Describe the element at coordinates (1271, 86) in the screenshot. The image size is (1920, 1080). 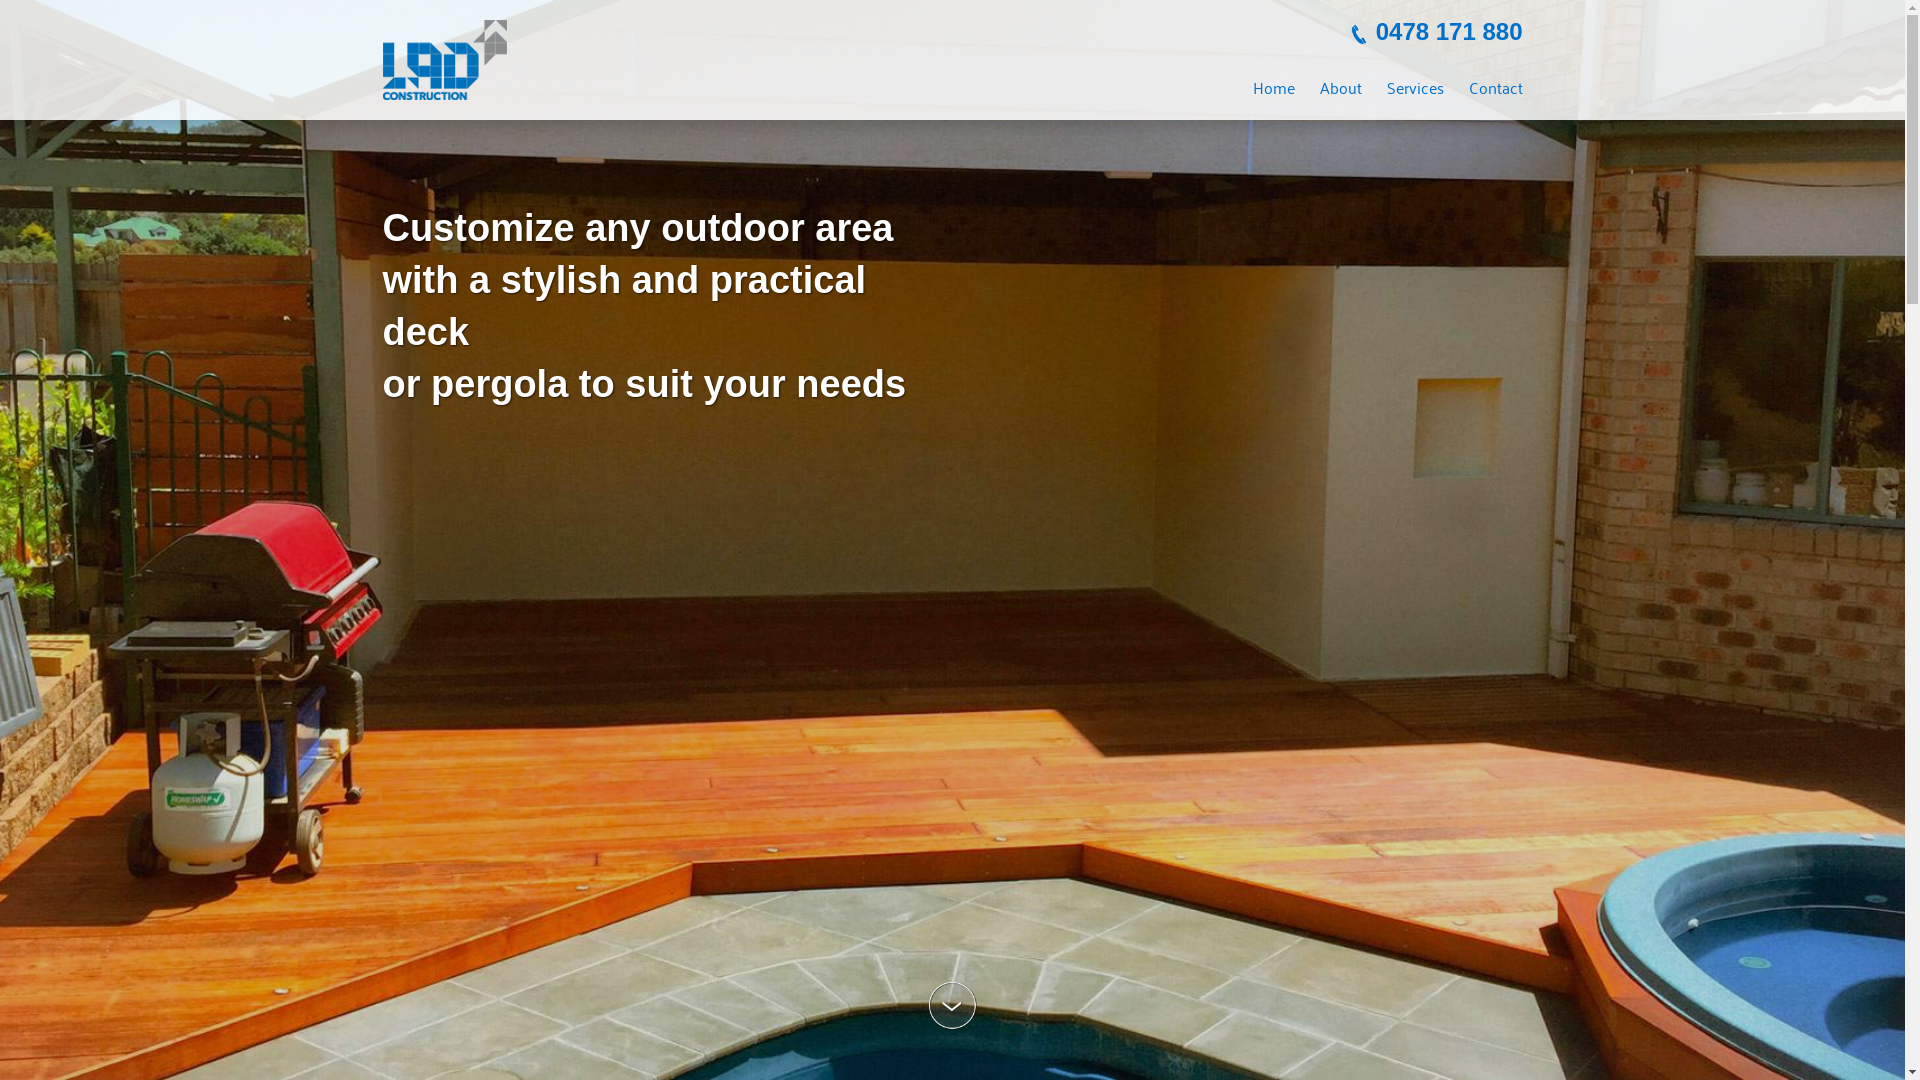
I see `'Home'` at that location.